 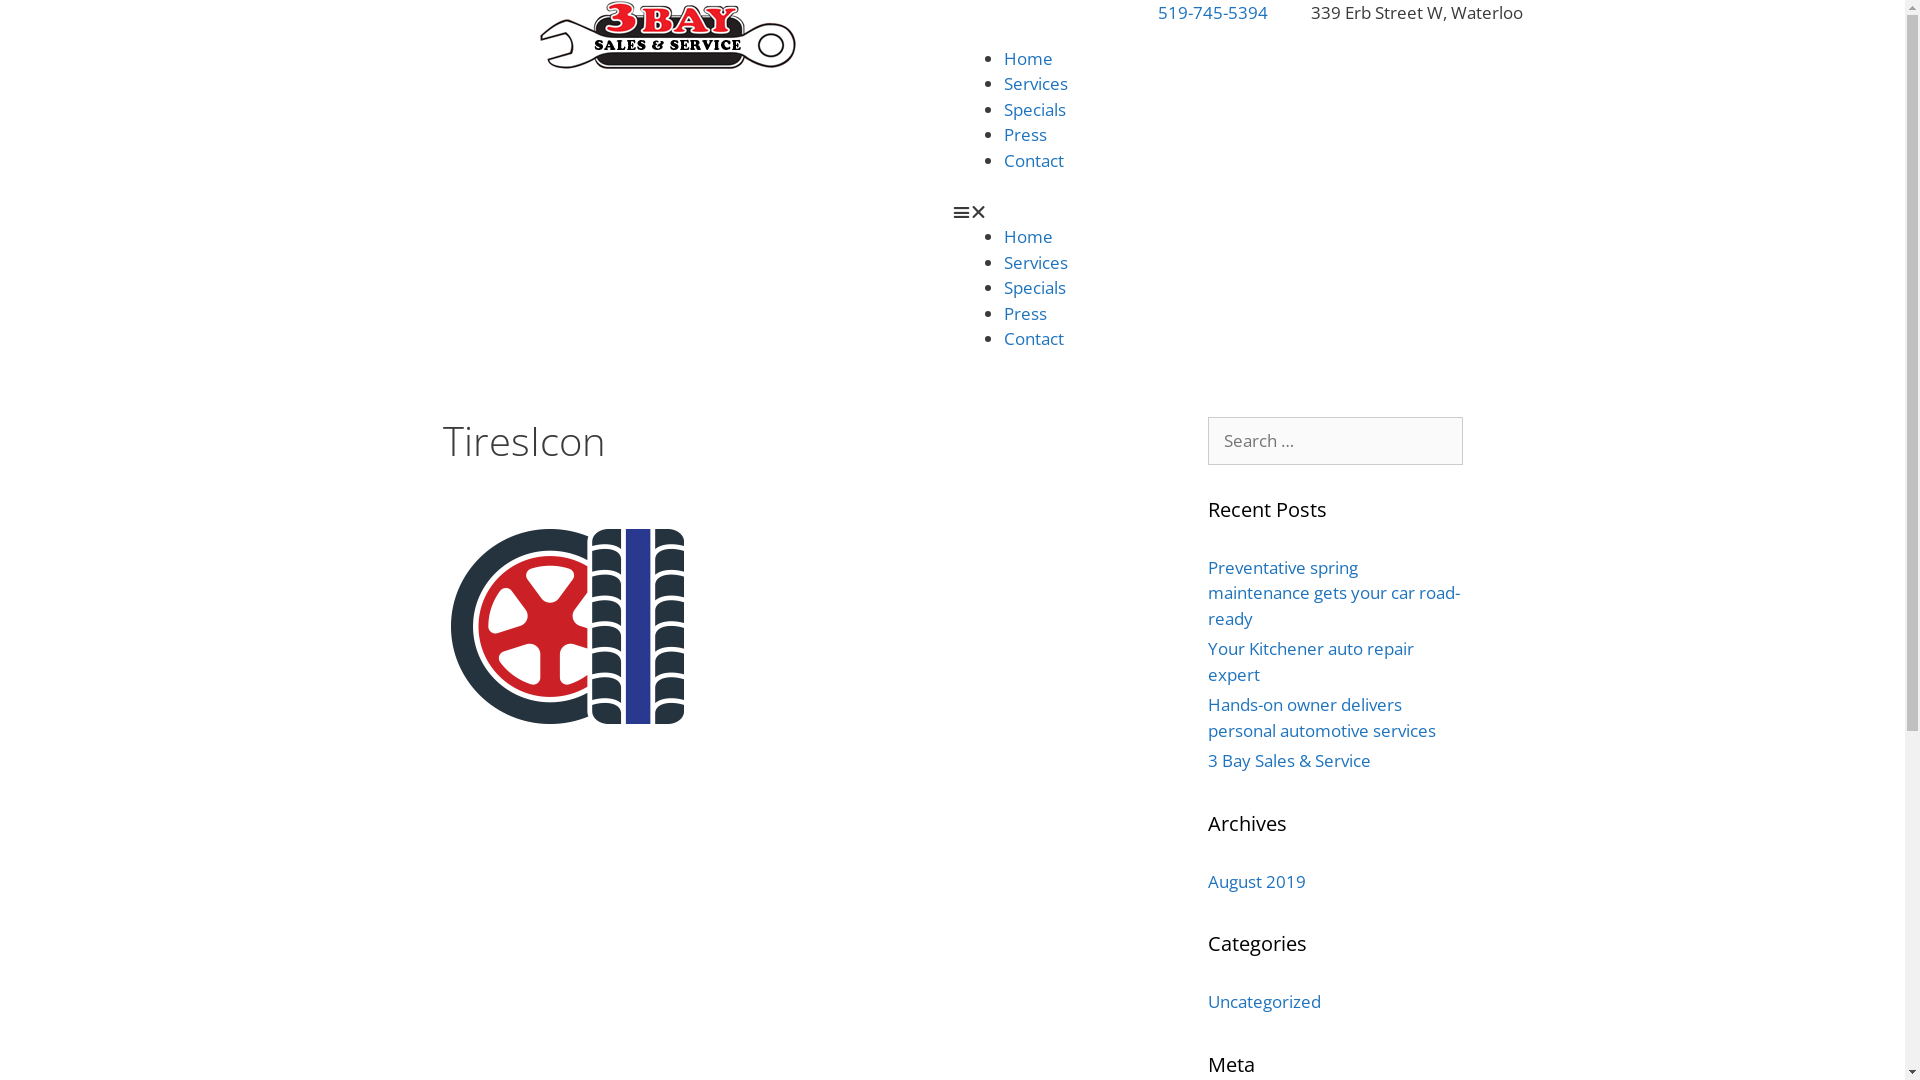 I want to click on 'Preventative spring maintenance gets your car road-ready', so click(x=1334, y=592).